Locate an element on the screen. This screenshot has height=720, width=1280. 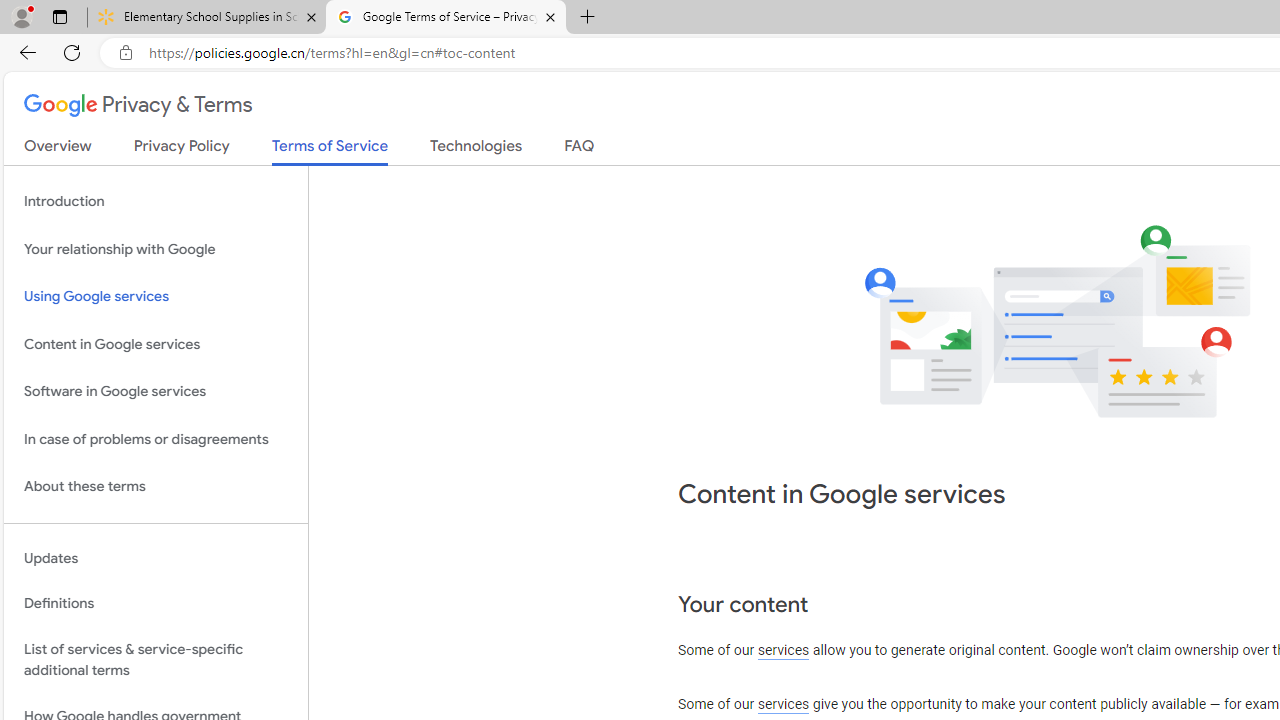
'New Tab' is located at coordinates (586, 17).